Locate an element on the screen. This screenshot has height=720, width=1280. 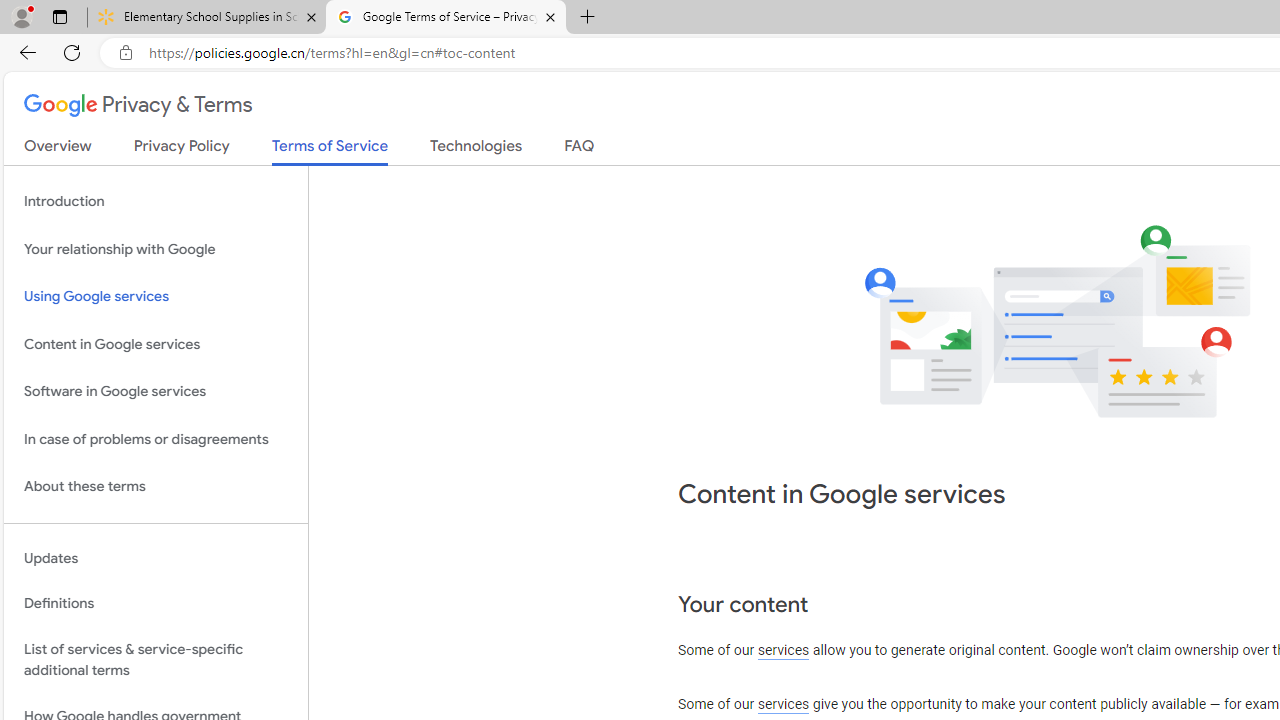
'New Tab' is located at coordinates (586, 17).